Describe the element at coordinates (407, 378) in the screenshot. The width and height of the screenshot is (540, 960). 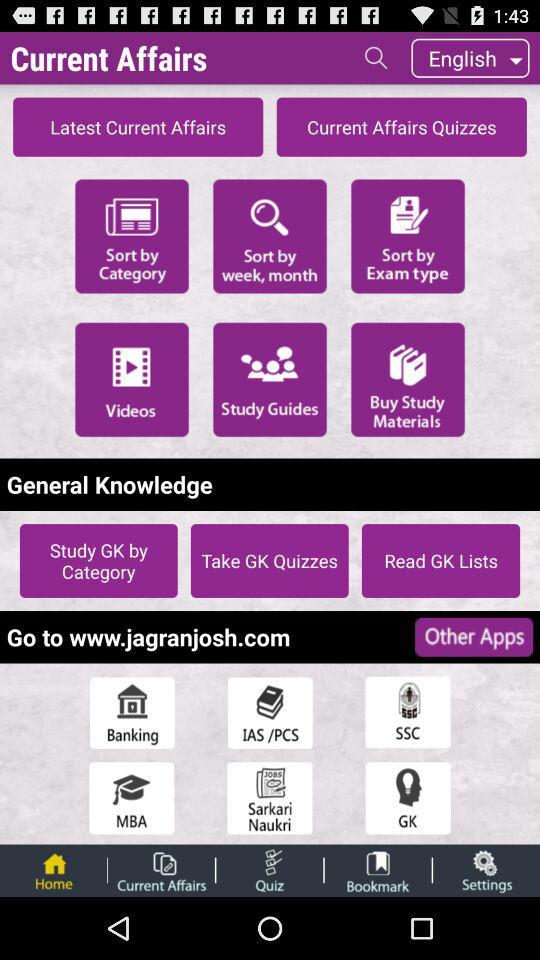
I see `buy study materials` at that location.